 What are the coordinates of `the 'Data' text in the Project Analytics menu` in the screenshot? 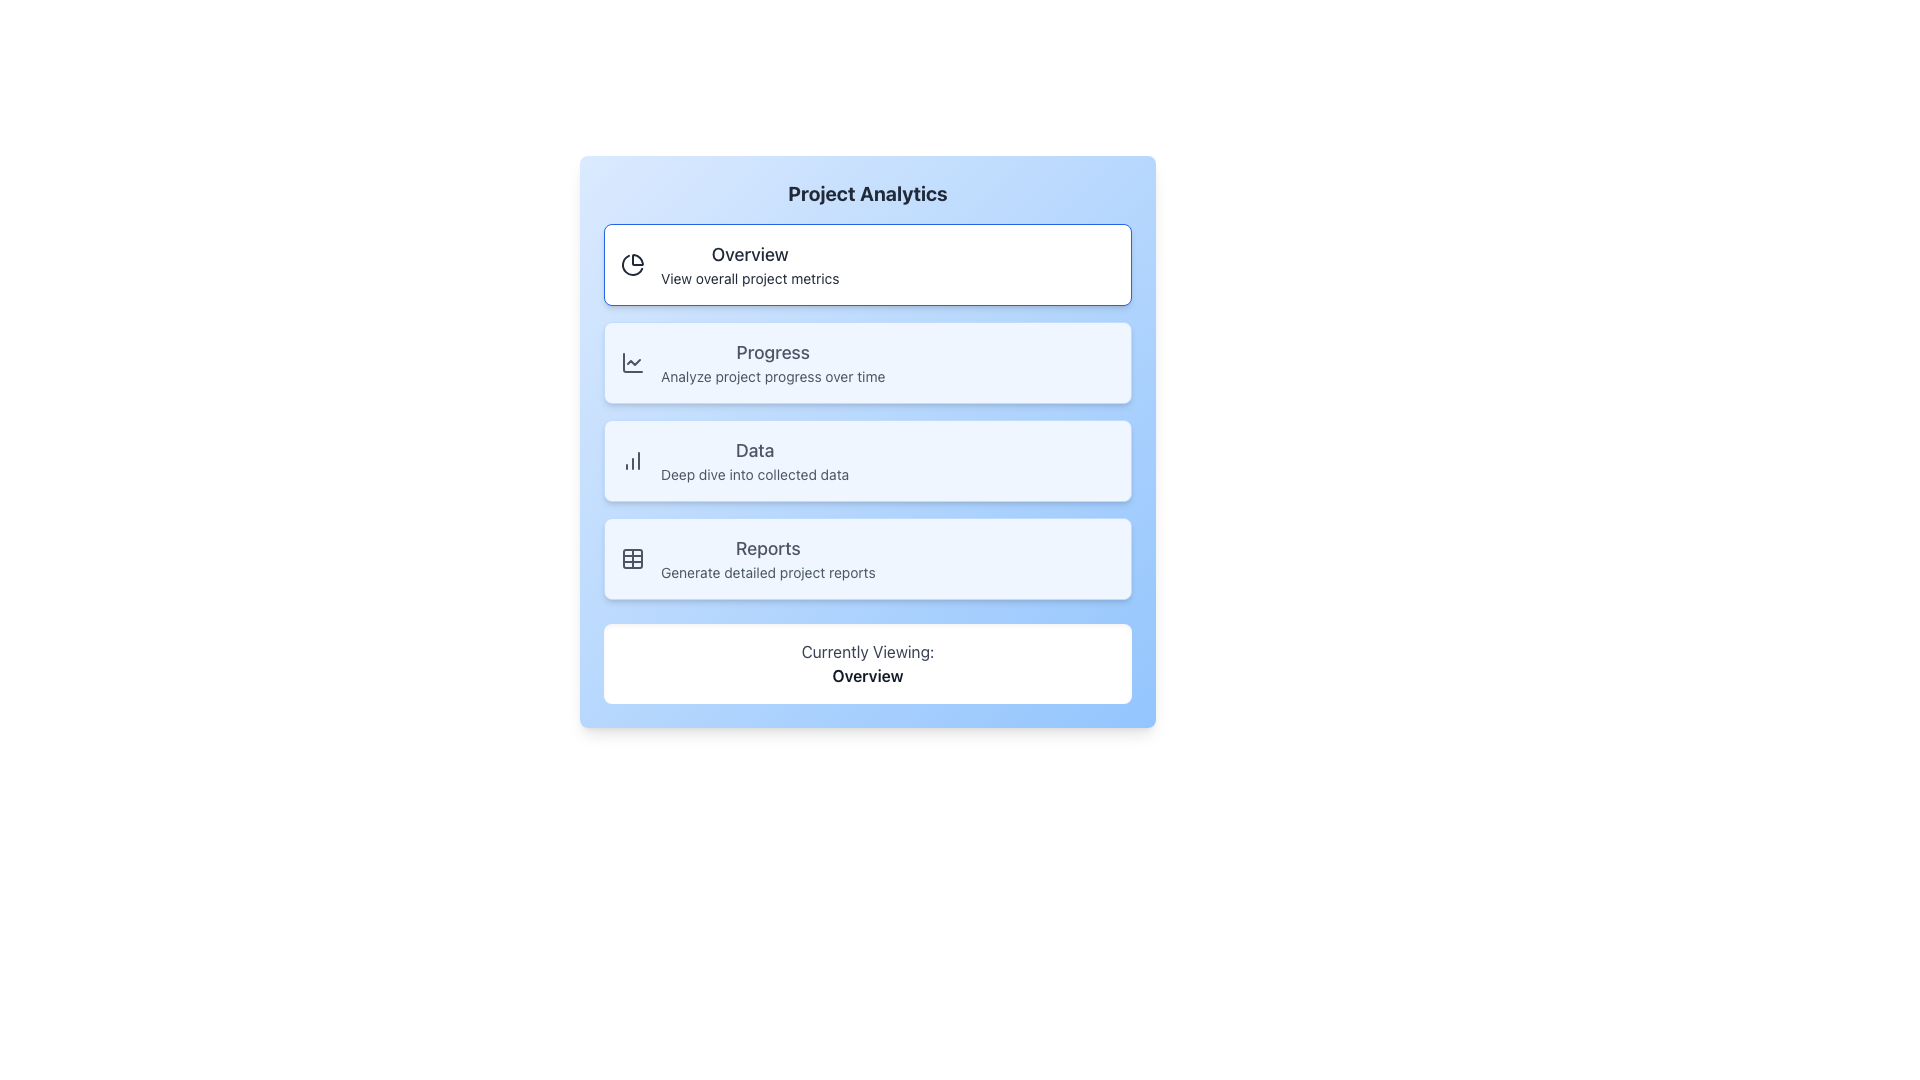 It's located at (754, 461).